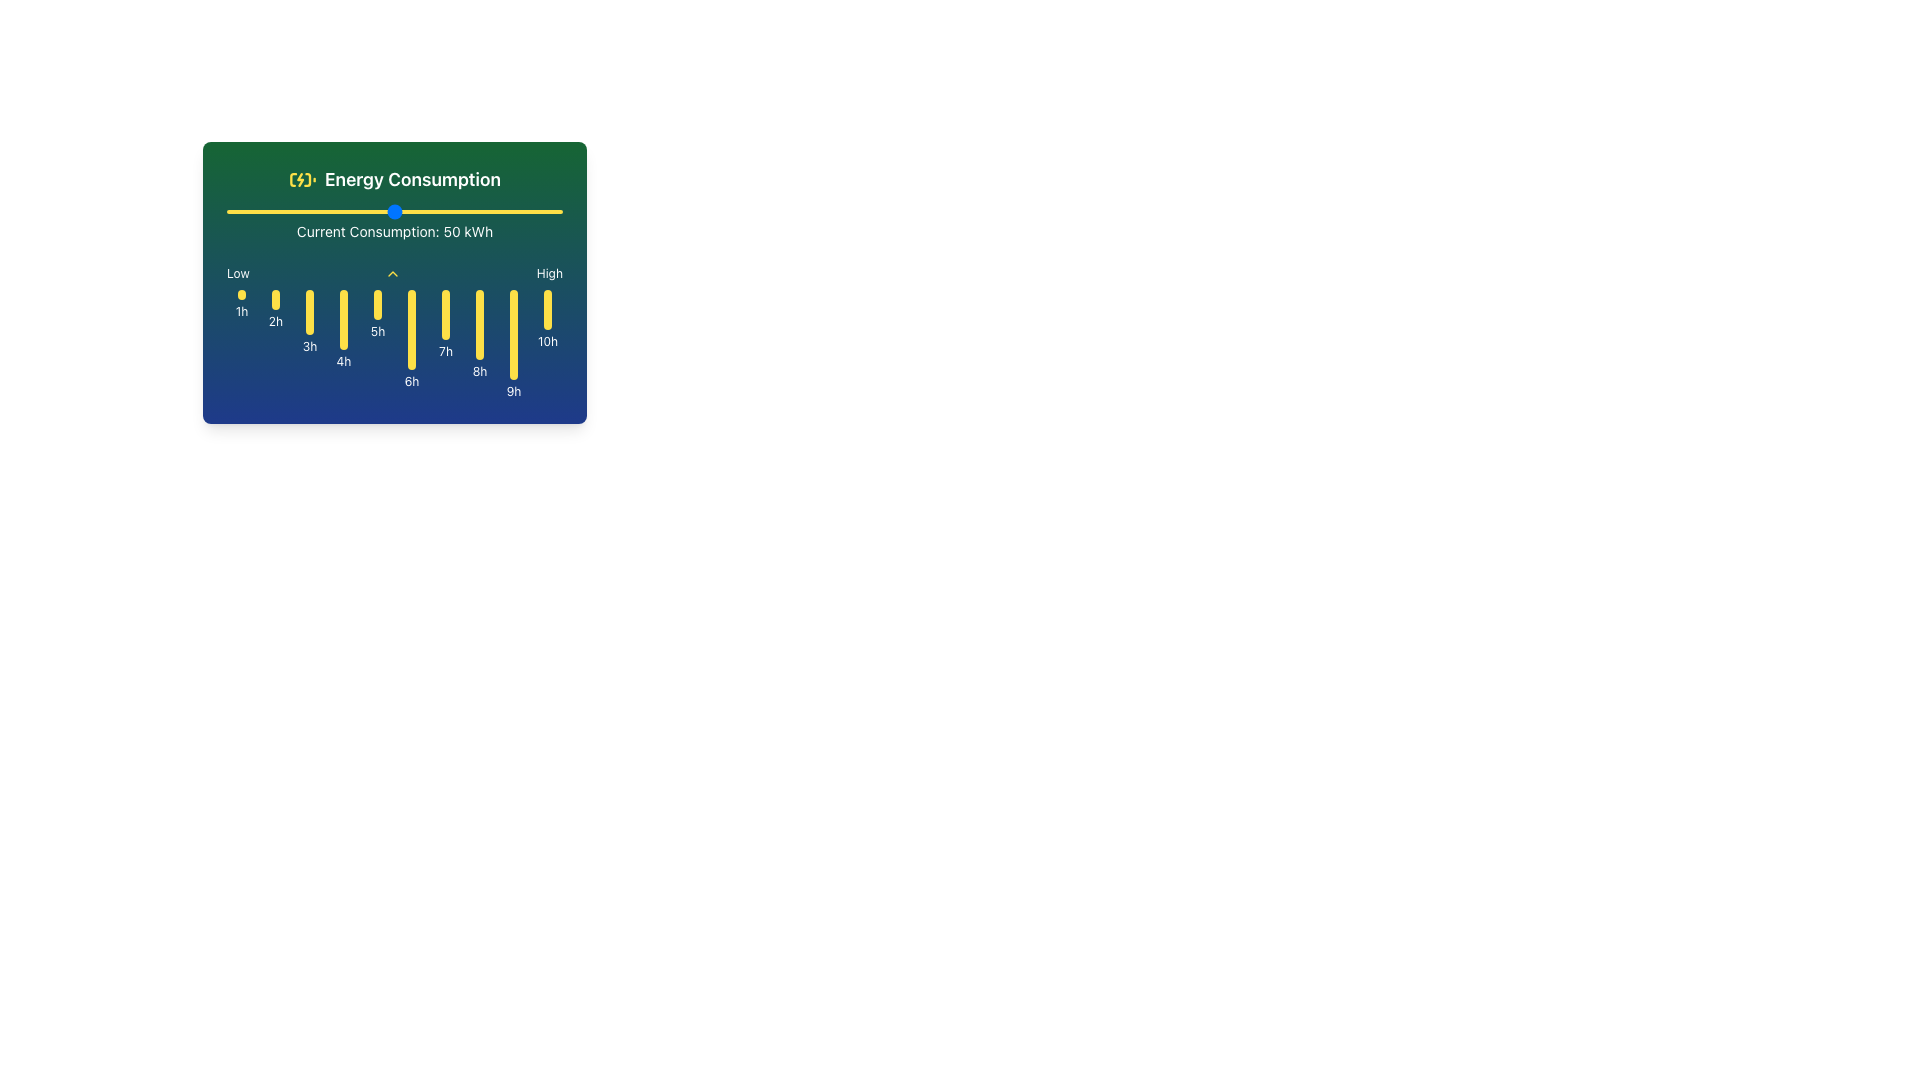  Describe the element at coordinates (344, 343) in the screenshot. I see `the fourth vertical yellow Graphical Data Bar positioned above the text '4h'` at that location.